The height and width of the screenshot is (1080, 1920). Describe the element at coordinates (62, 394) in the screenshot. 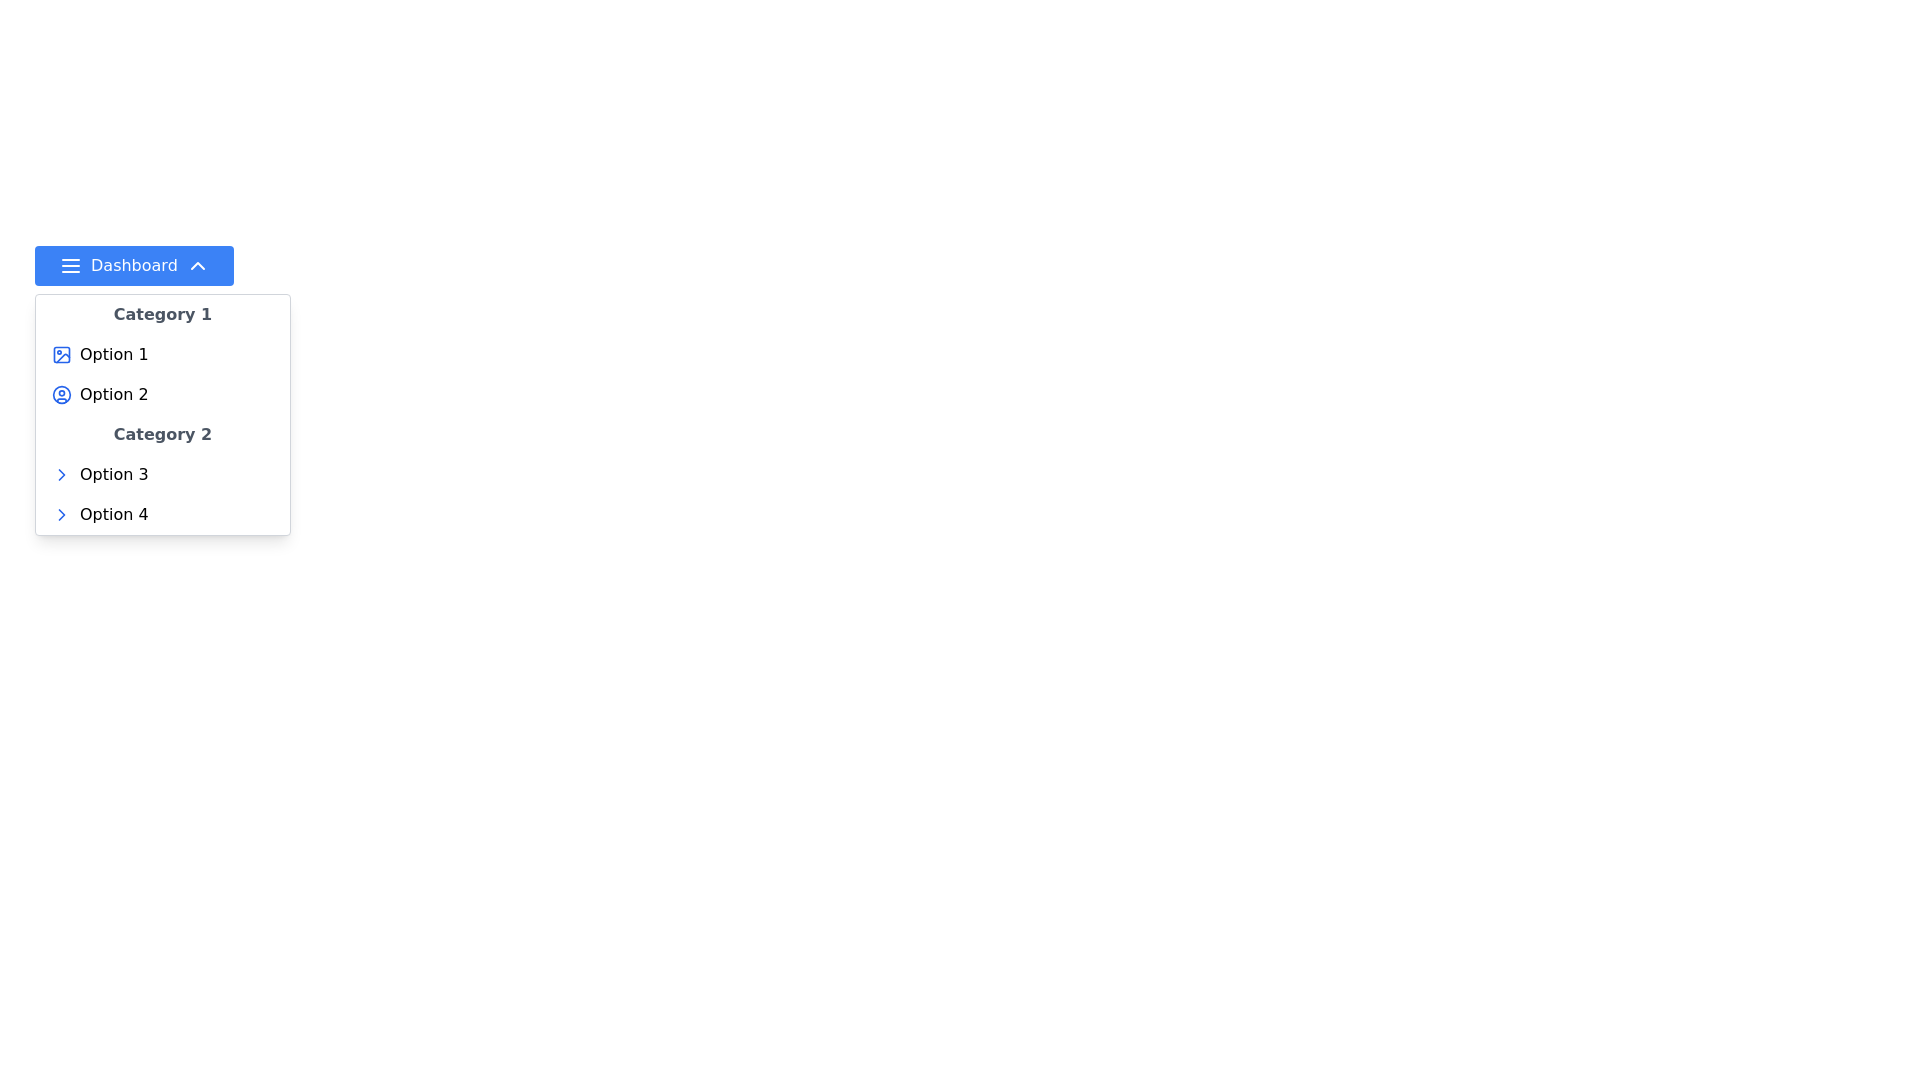

I see `the user profile icon with a blue circle outline located to the left of the text 'Option 2' in the second option under 'Category 1' in the dropdown menu` at that location.